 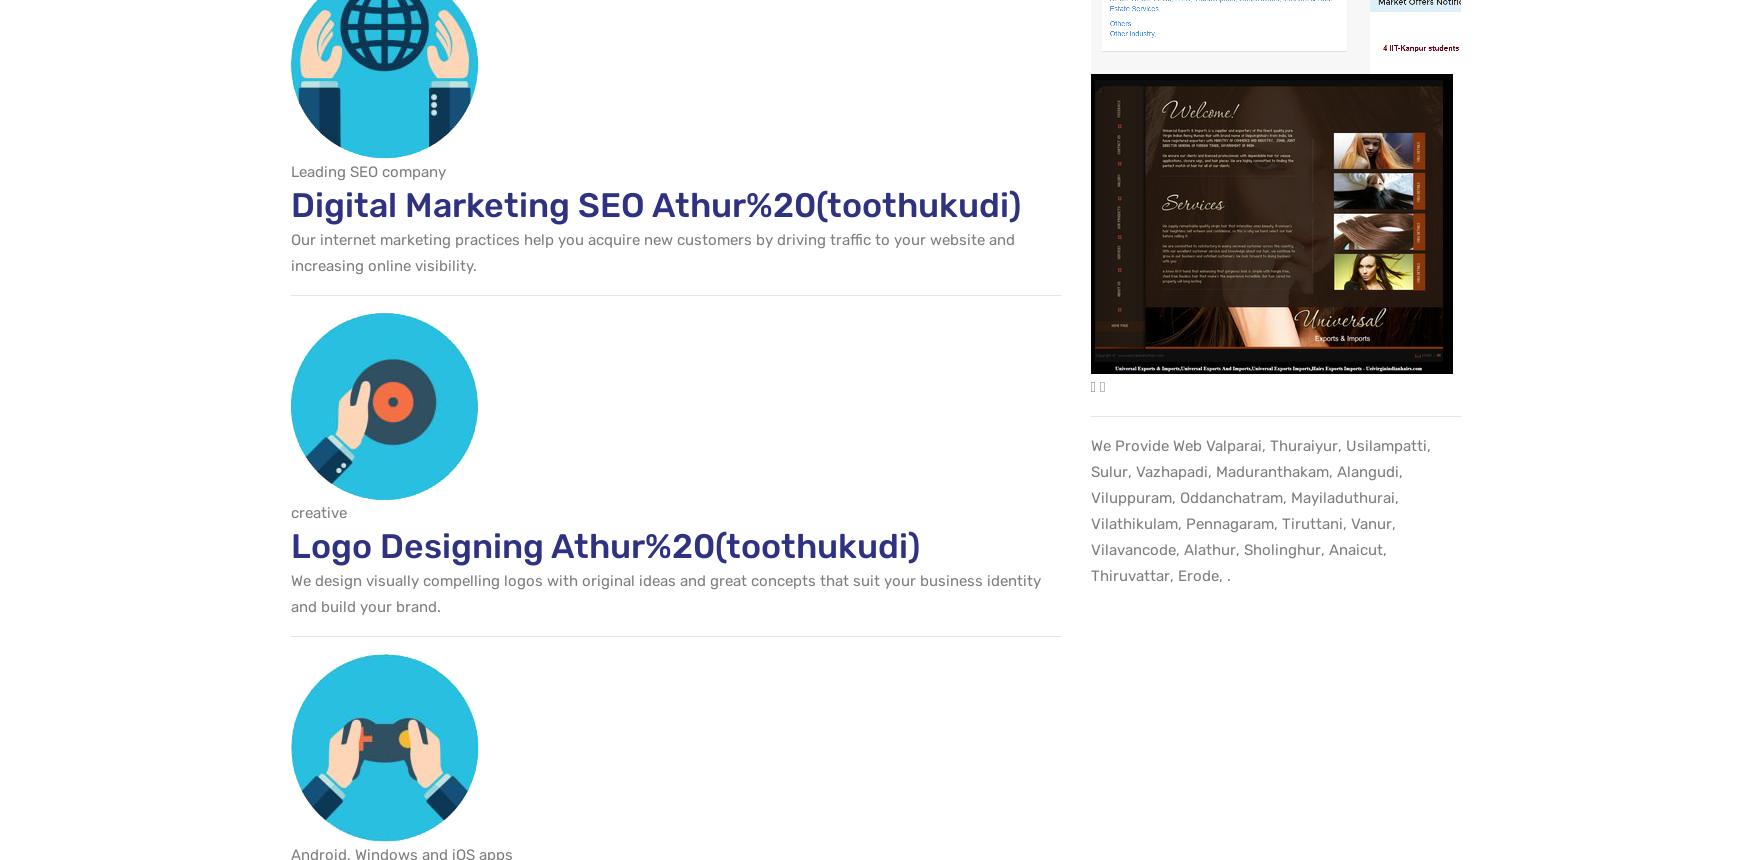 I want to click on 'Alangudi', so click(x=1367, y=471).